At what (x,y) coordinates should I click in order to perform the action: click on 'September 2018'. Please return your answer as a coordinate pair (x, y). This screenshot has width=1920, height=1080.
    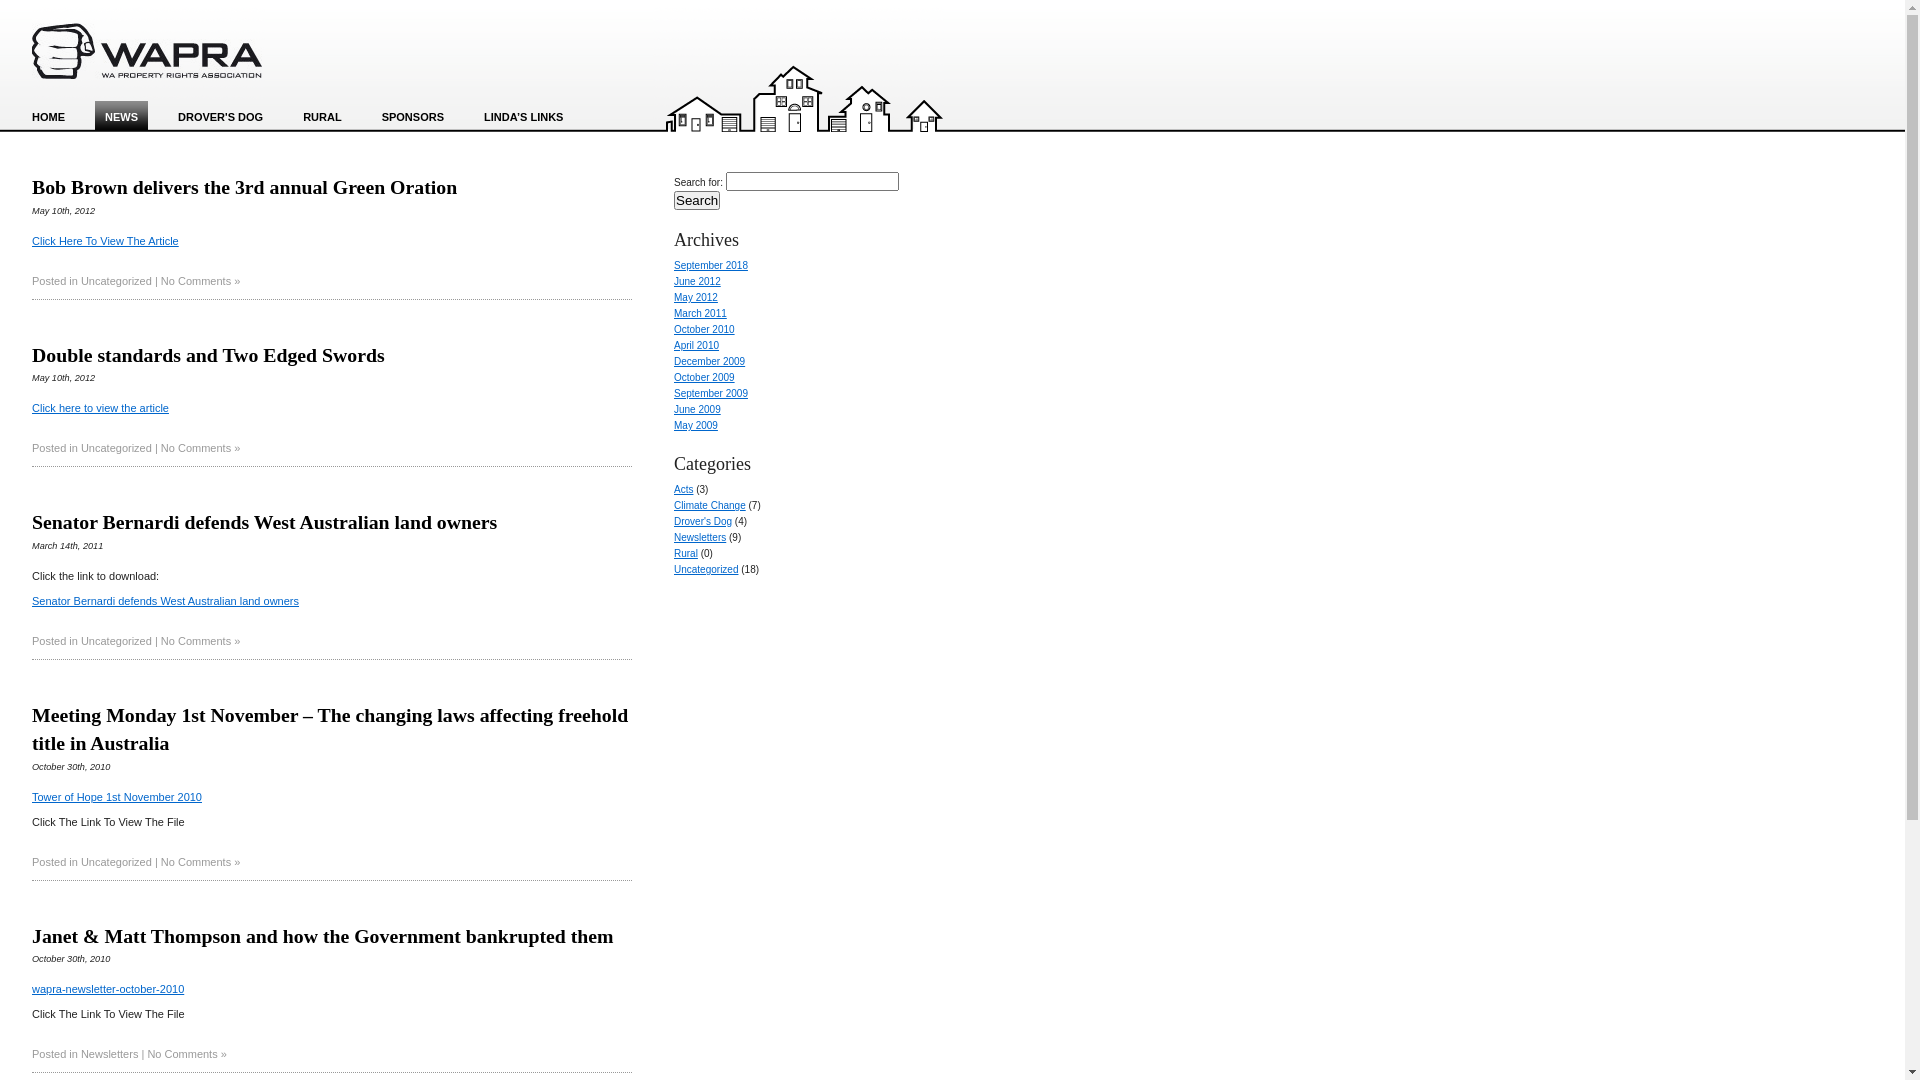
    Looking at the image, I should click on (710, 264).